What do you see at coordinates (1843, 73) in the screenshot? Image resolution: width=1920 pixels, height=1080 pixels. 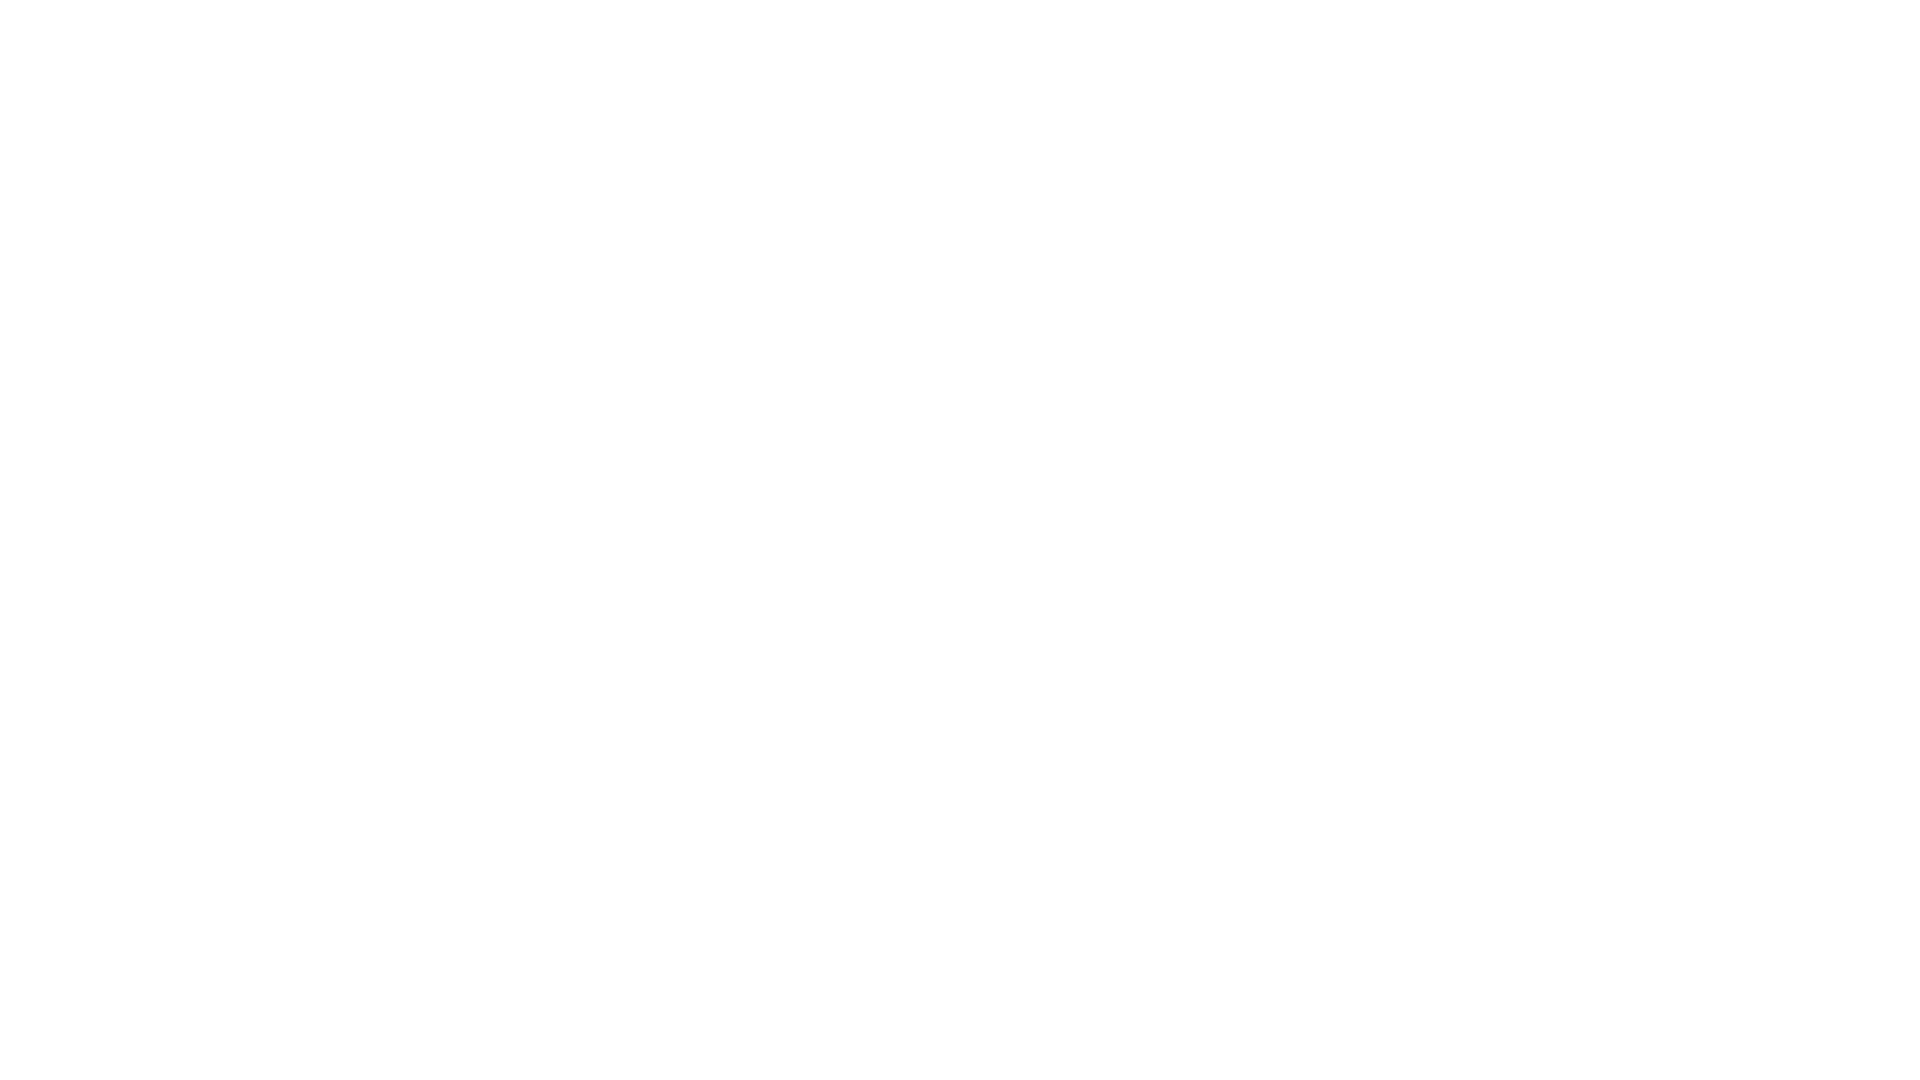 I see `Close` at bounding box center [1843, 73].